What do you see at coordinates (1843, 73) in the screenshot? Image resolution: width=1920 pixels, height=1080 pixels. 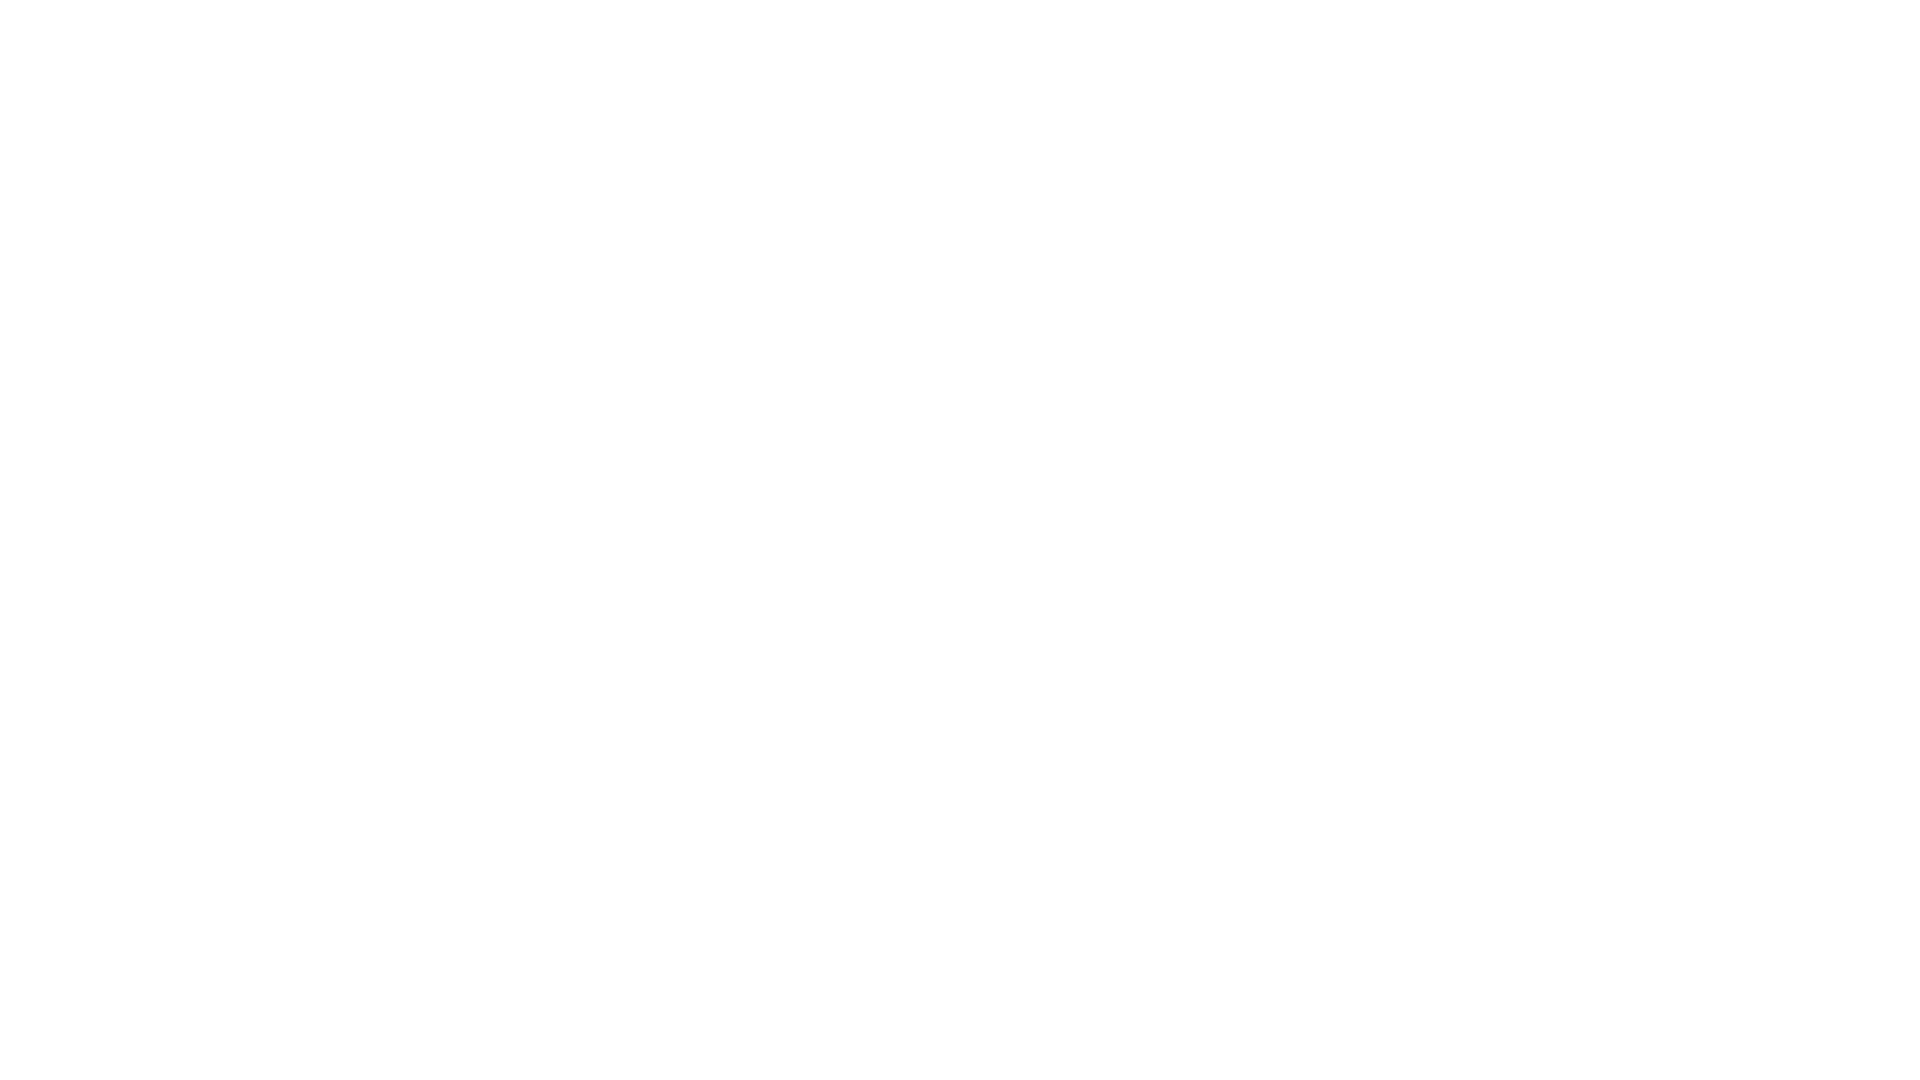 I see `Close` at bounding box center [1843, 73].